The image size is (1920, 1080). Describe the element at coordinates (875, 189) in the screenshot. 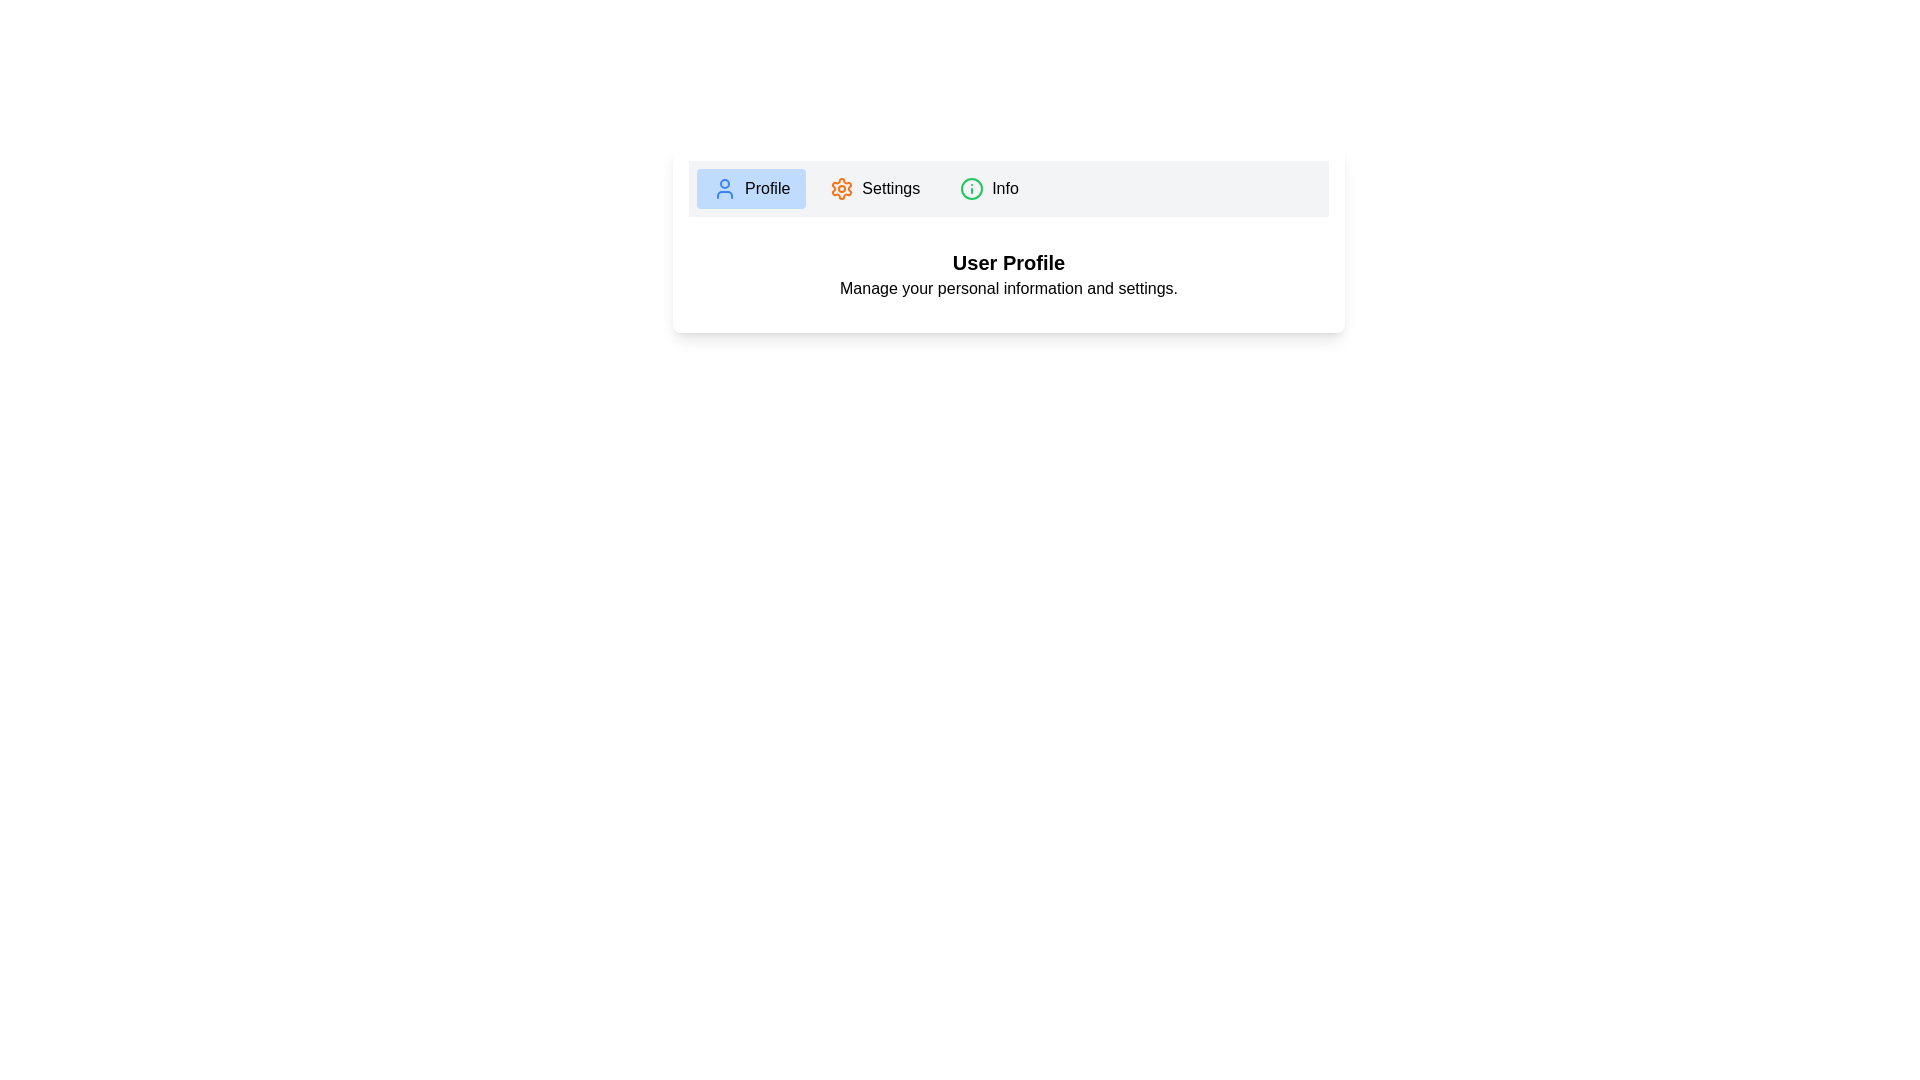

I see `the tab labeled Settings to observe its hover effect` at that location.